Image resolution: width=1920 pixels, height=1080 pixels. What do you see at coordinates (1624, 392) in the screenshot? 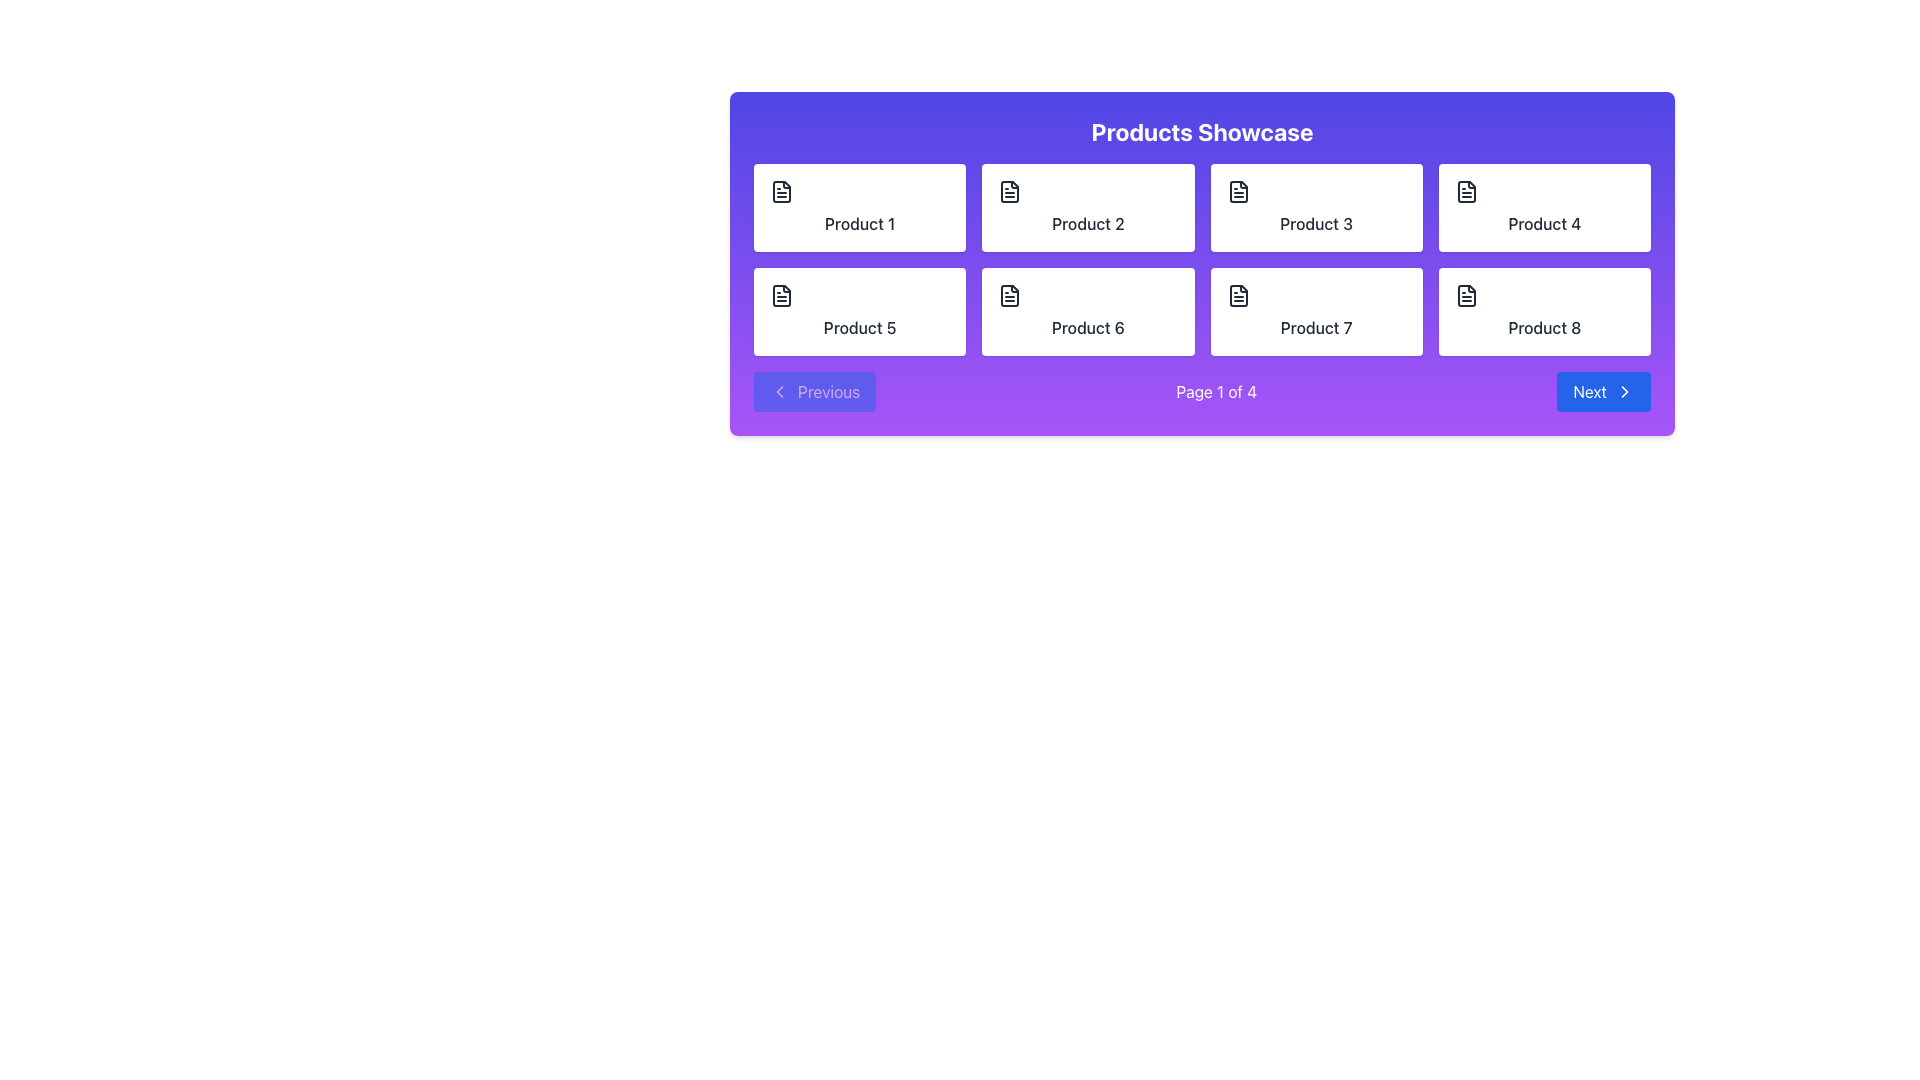
I see `the right-facing chevron SVG icon located near the 'Next' button in the bottom-right corner of the interface` at bounding box center [1624, 392].